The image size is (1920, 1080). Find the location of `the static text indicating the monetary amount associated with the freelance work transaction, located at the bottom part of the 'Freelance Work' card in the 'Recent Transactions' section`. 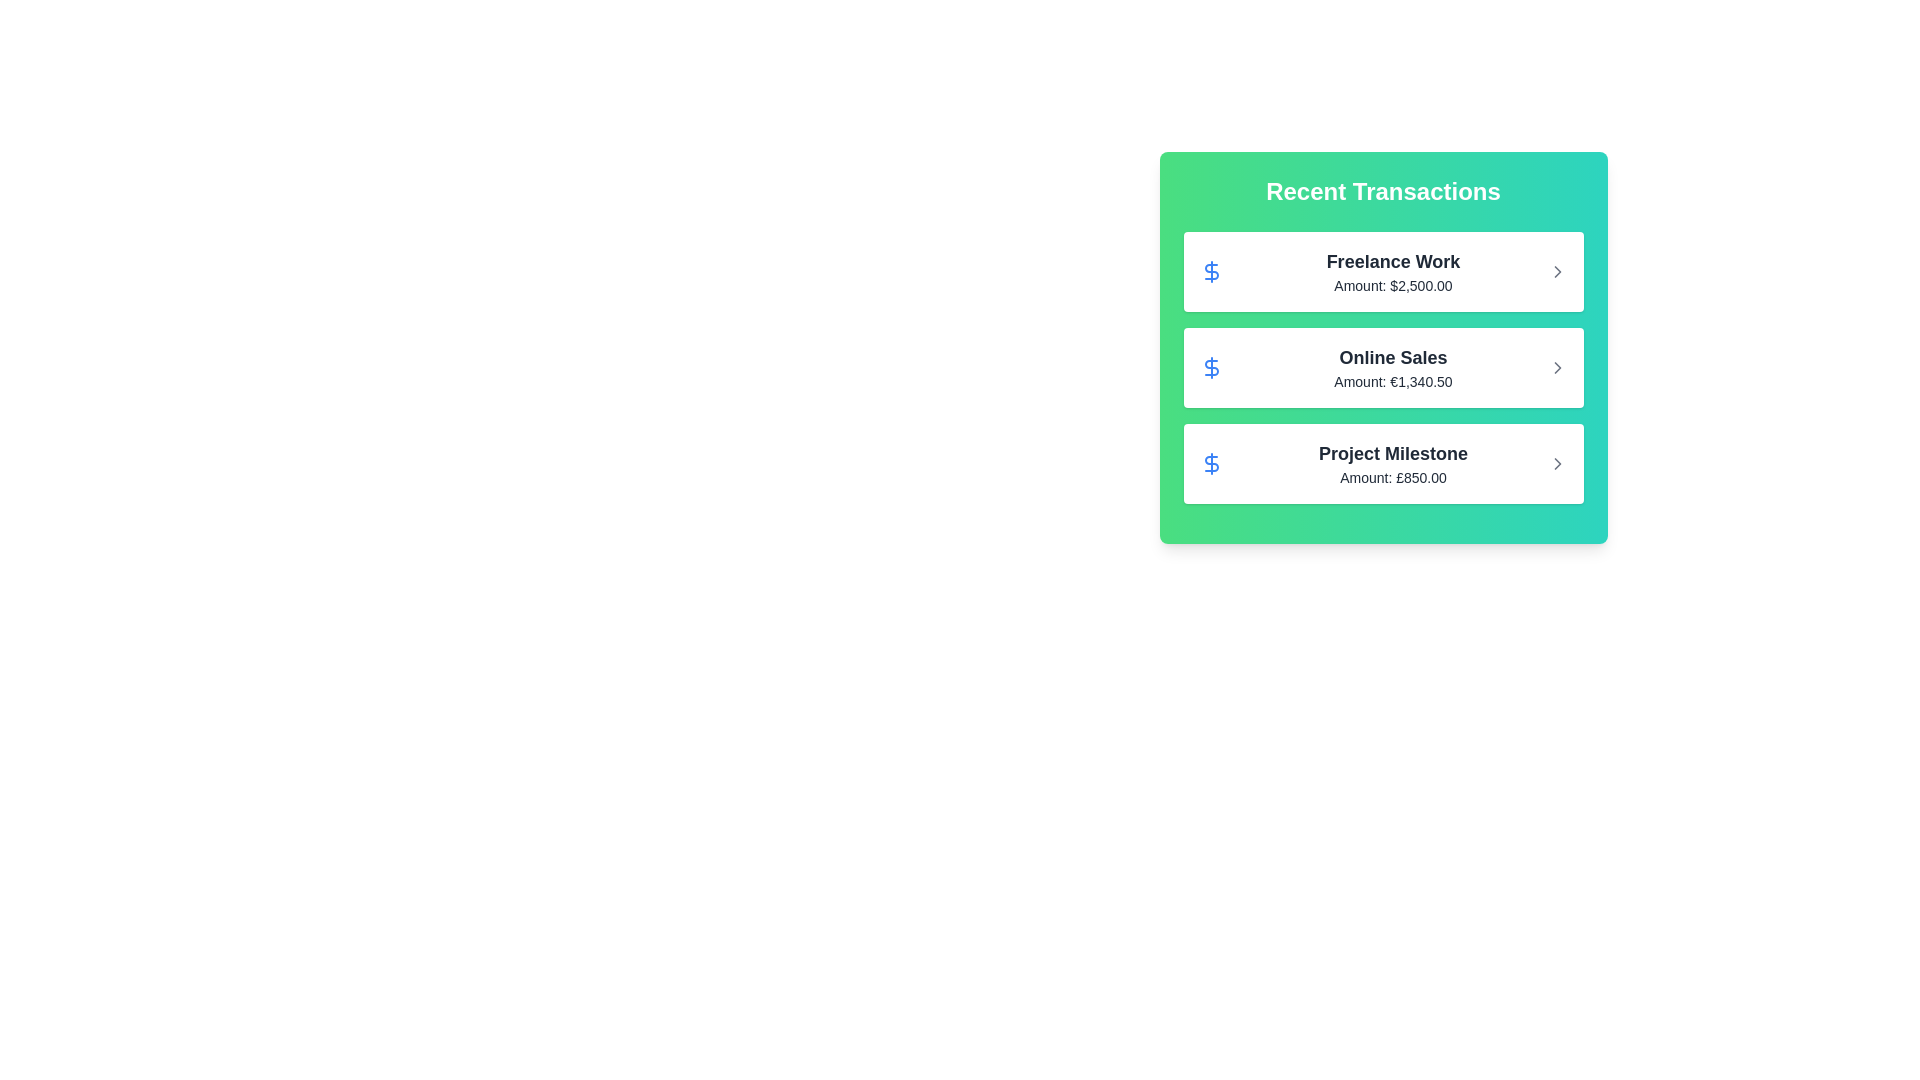

the static text indicating the monetary amount associated with the freelance work transaction, located at the bottom part of the 'Freelance Work' card in the 'Recent Transactions' section is located at coordinates (1392, 285).